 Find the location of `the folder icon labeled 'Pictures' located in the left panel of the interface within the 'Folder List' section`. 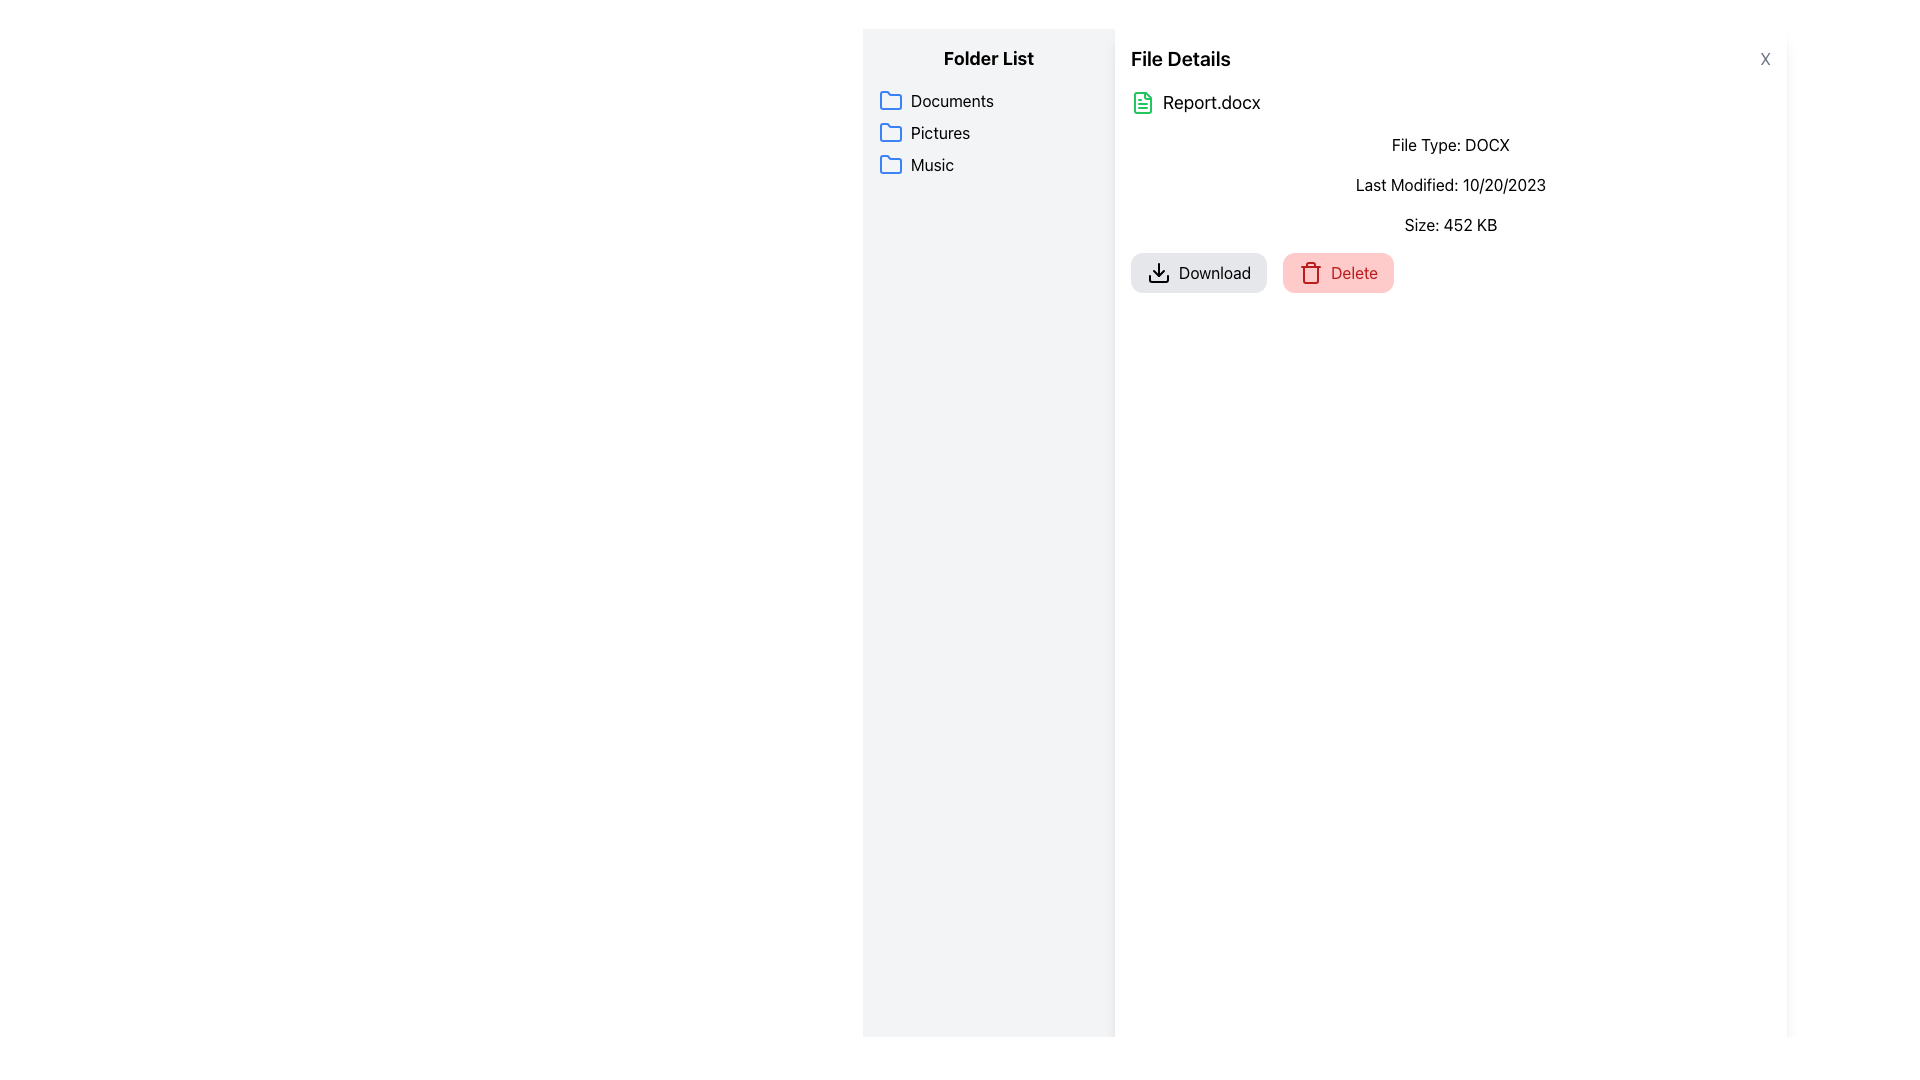

the folder icon labeled 'Pictures' located in the left panel of the interface within the 'Folder List' section is located at coordinates (890, 132).